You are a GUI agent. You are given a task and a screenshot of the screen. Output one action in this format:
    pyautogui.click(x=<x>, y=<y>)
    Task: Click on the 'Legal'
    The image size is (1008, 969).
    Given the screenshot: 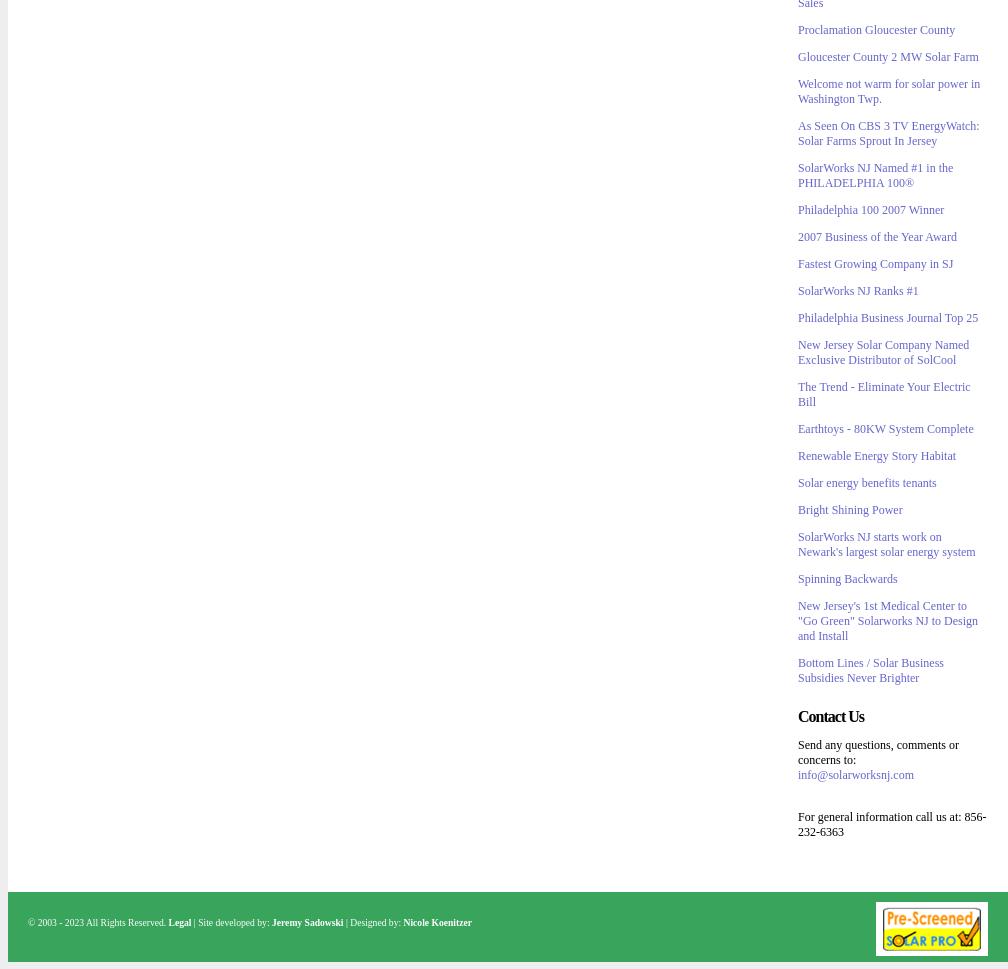 What is the action you would take?
    pyautogui.click(x=179, y=922)
    